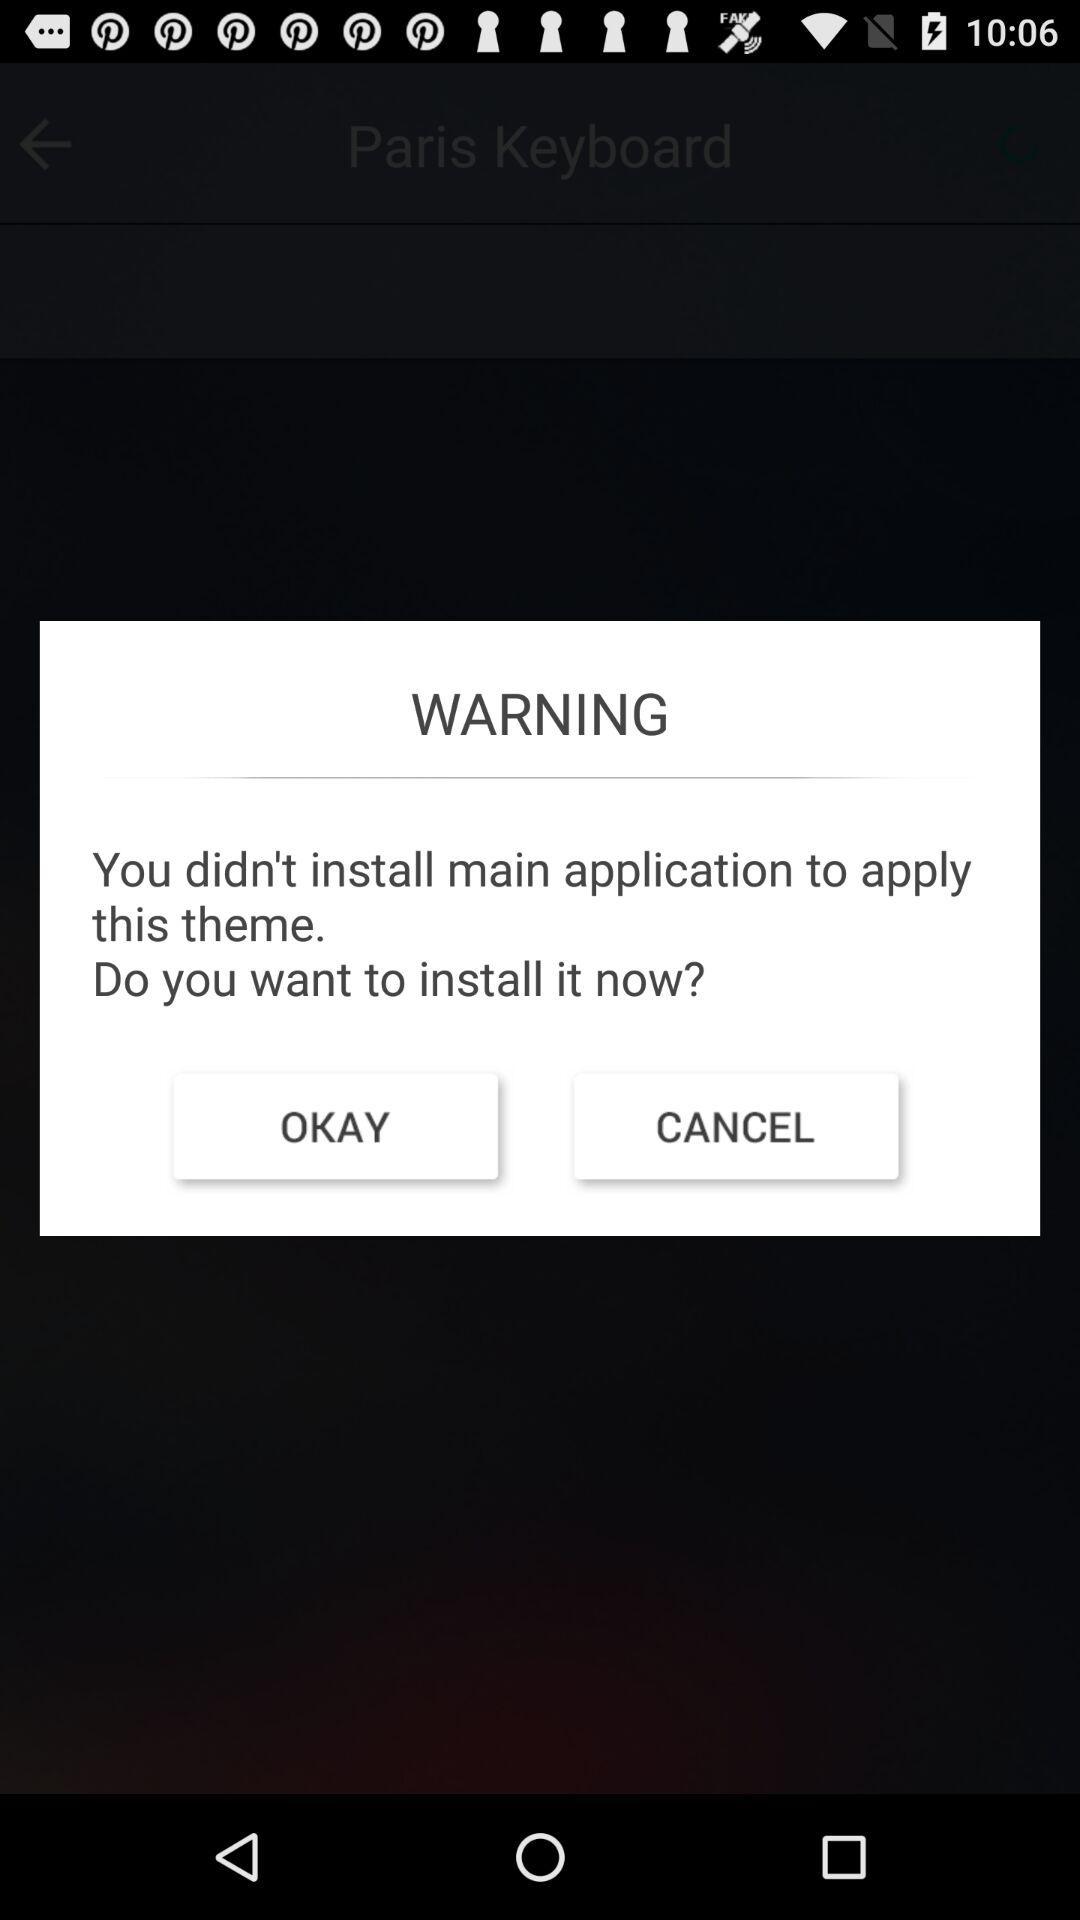  Describe the element at coordinates (338, 1131) in the screenshot. I see `item on the left` at that location.